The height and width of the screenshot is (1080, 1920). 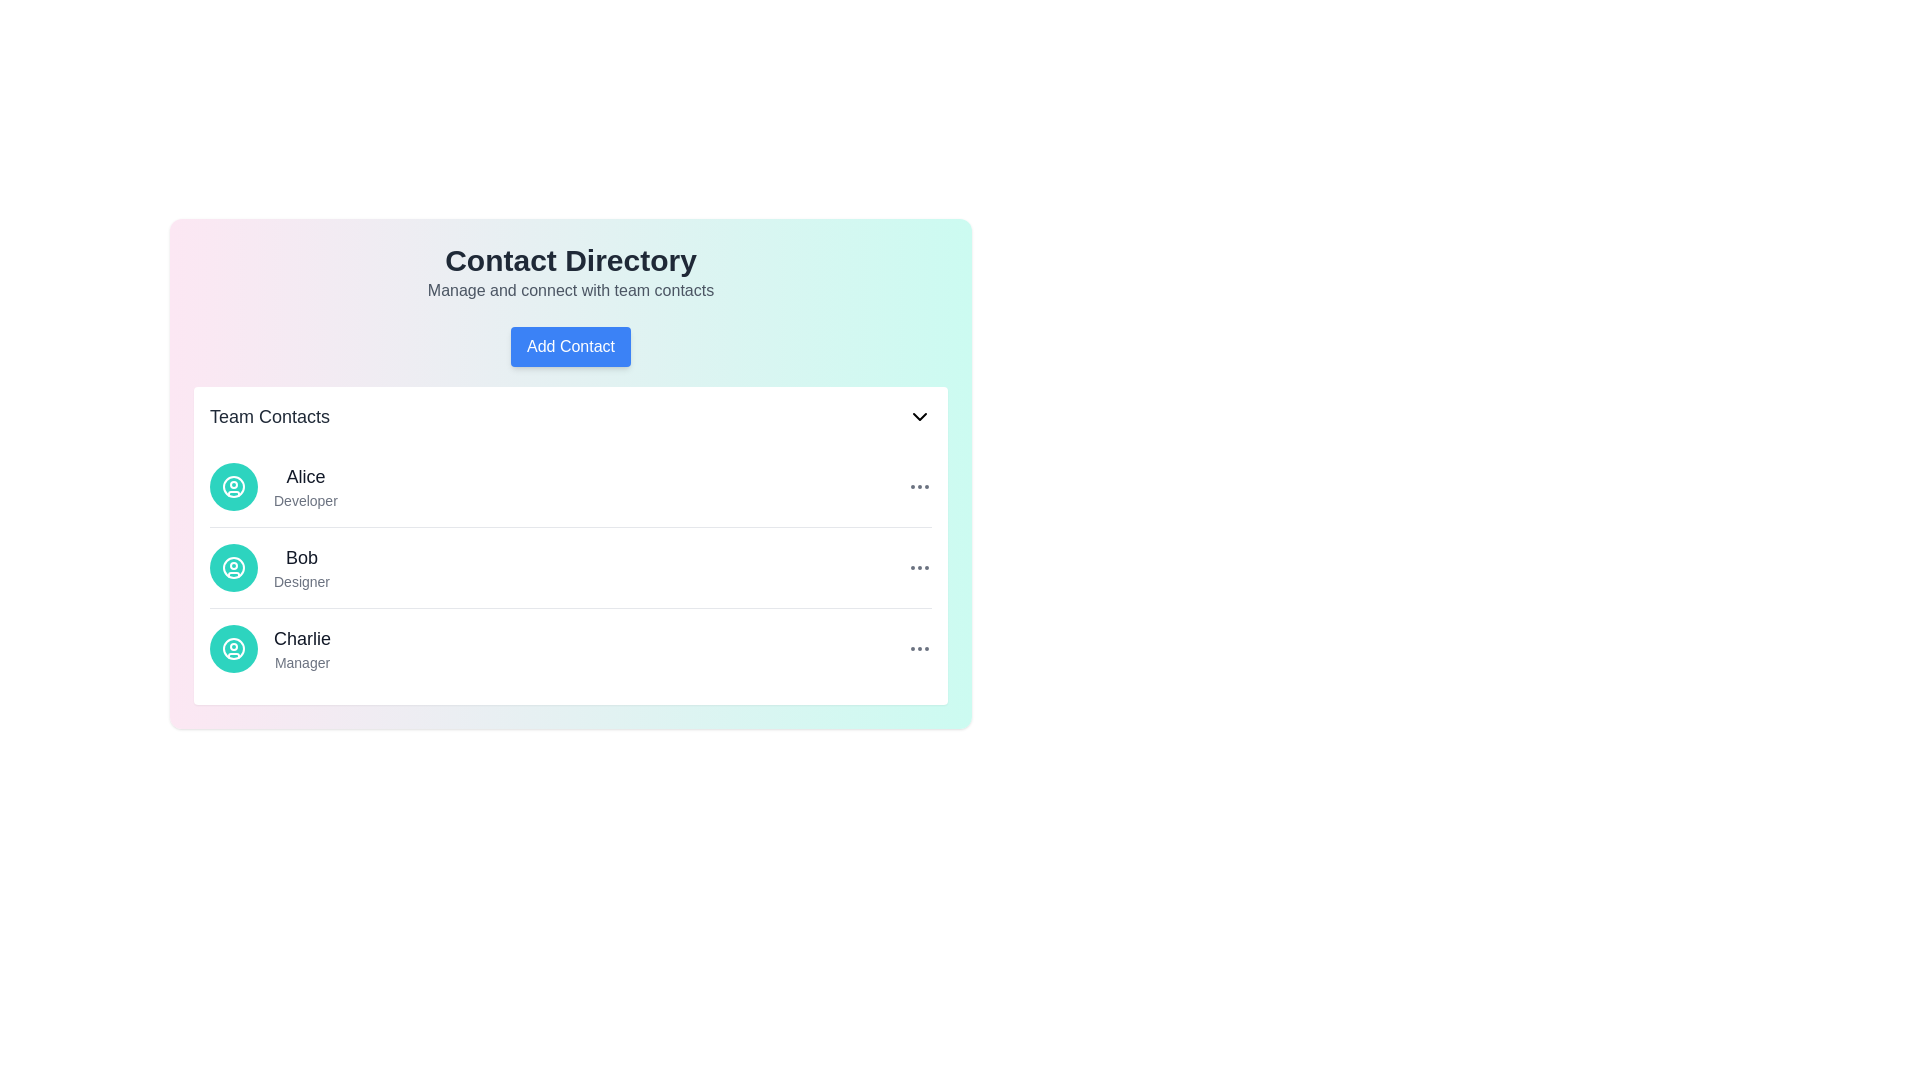 What do you see at coordinates (234, 486) in the screenshot?
I see `the Avatar icon representing the contact 'Alice' in the 'Team Contacts' list` at bounding box center [234, 486].